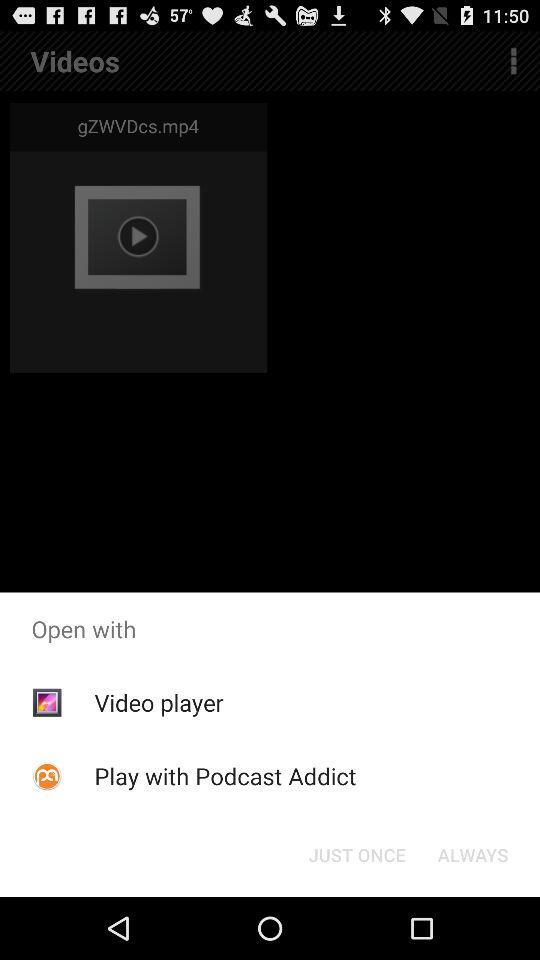 Image resolution: width=540 pixels, height=960 pixels. I want to click on the icon next to just once item, so click(472, 853).